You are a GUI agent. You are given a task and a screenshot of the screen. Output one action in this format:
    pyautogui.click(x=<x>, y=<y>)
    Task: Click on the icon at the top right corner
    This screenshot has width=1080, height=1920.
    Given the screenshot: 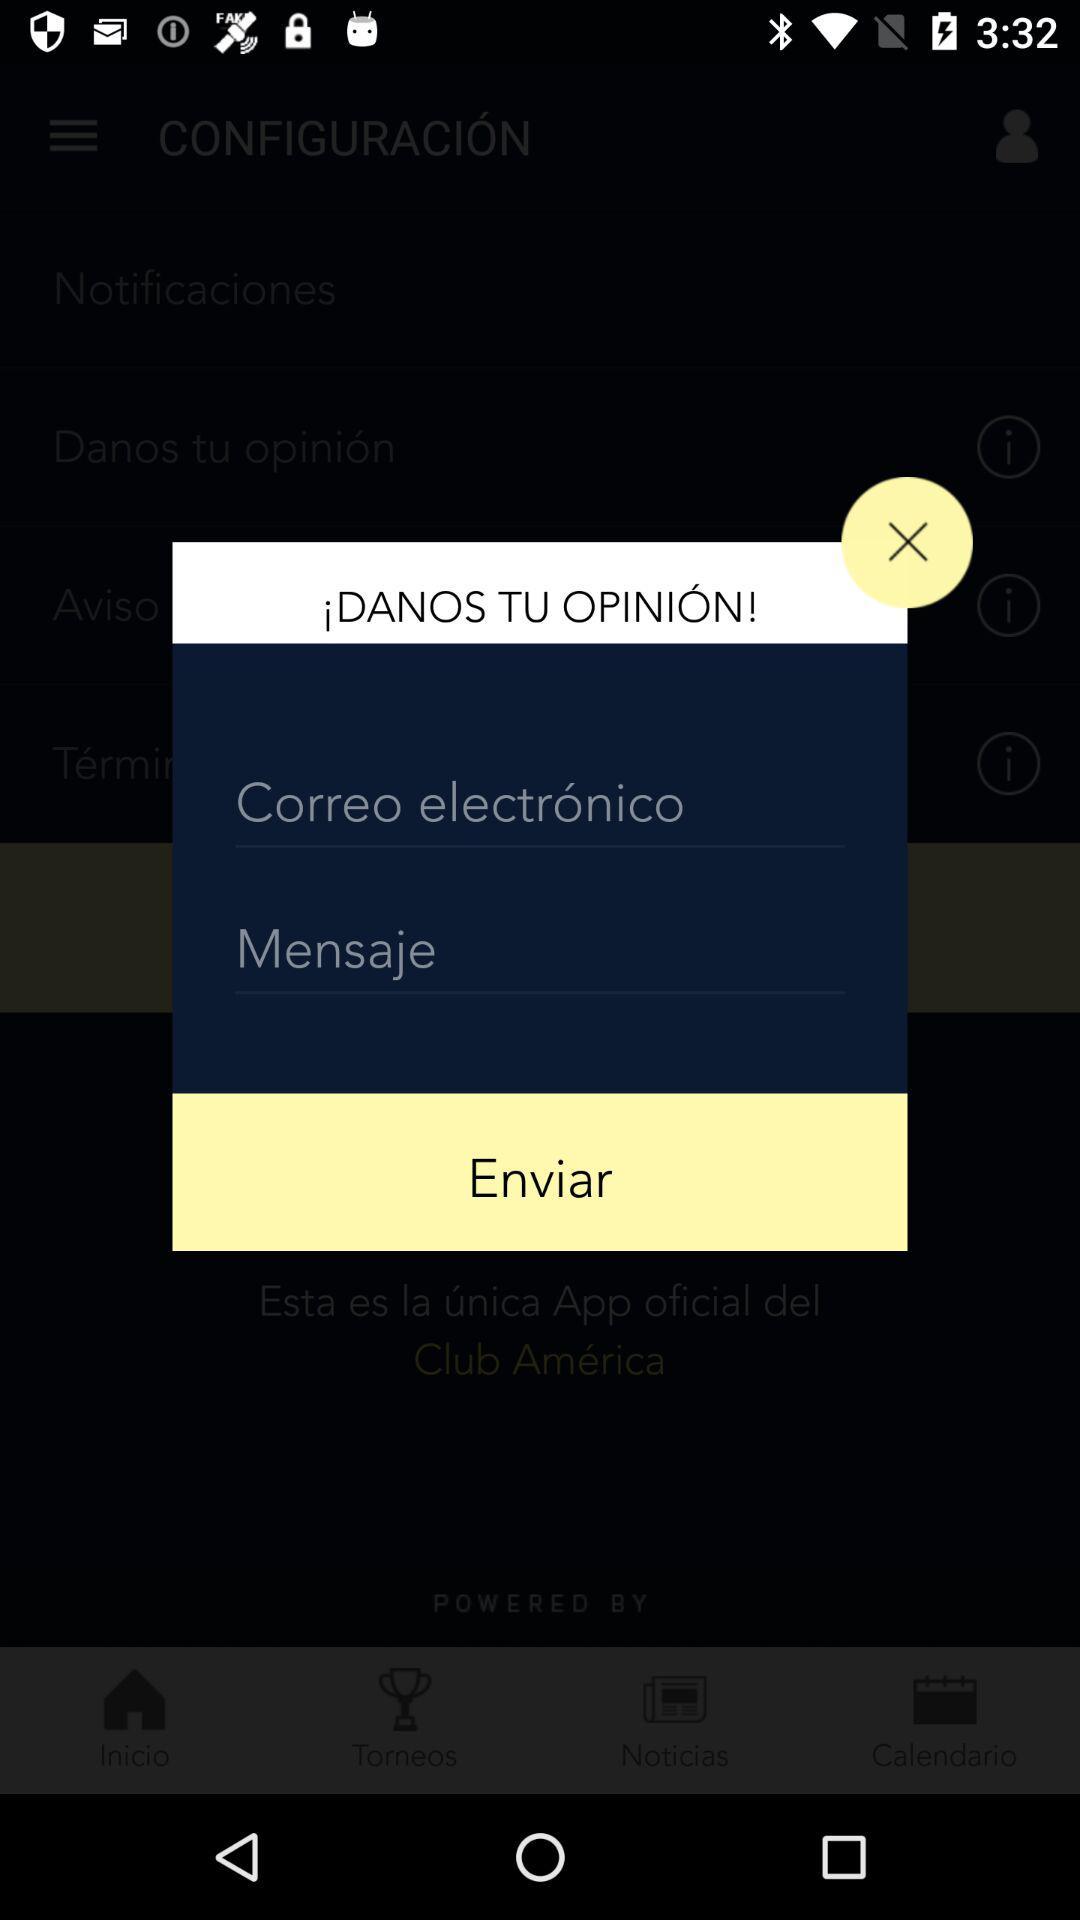 What is the action you would take?
    pyautogui.click(x=907, y=542)
    